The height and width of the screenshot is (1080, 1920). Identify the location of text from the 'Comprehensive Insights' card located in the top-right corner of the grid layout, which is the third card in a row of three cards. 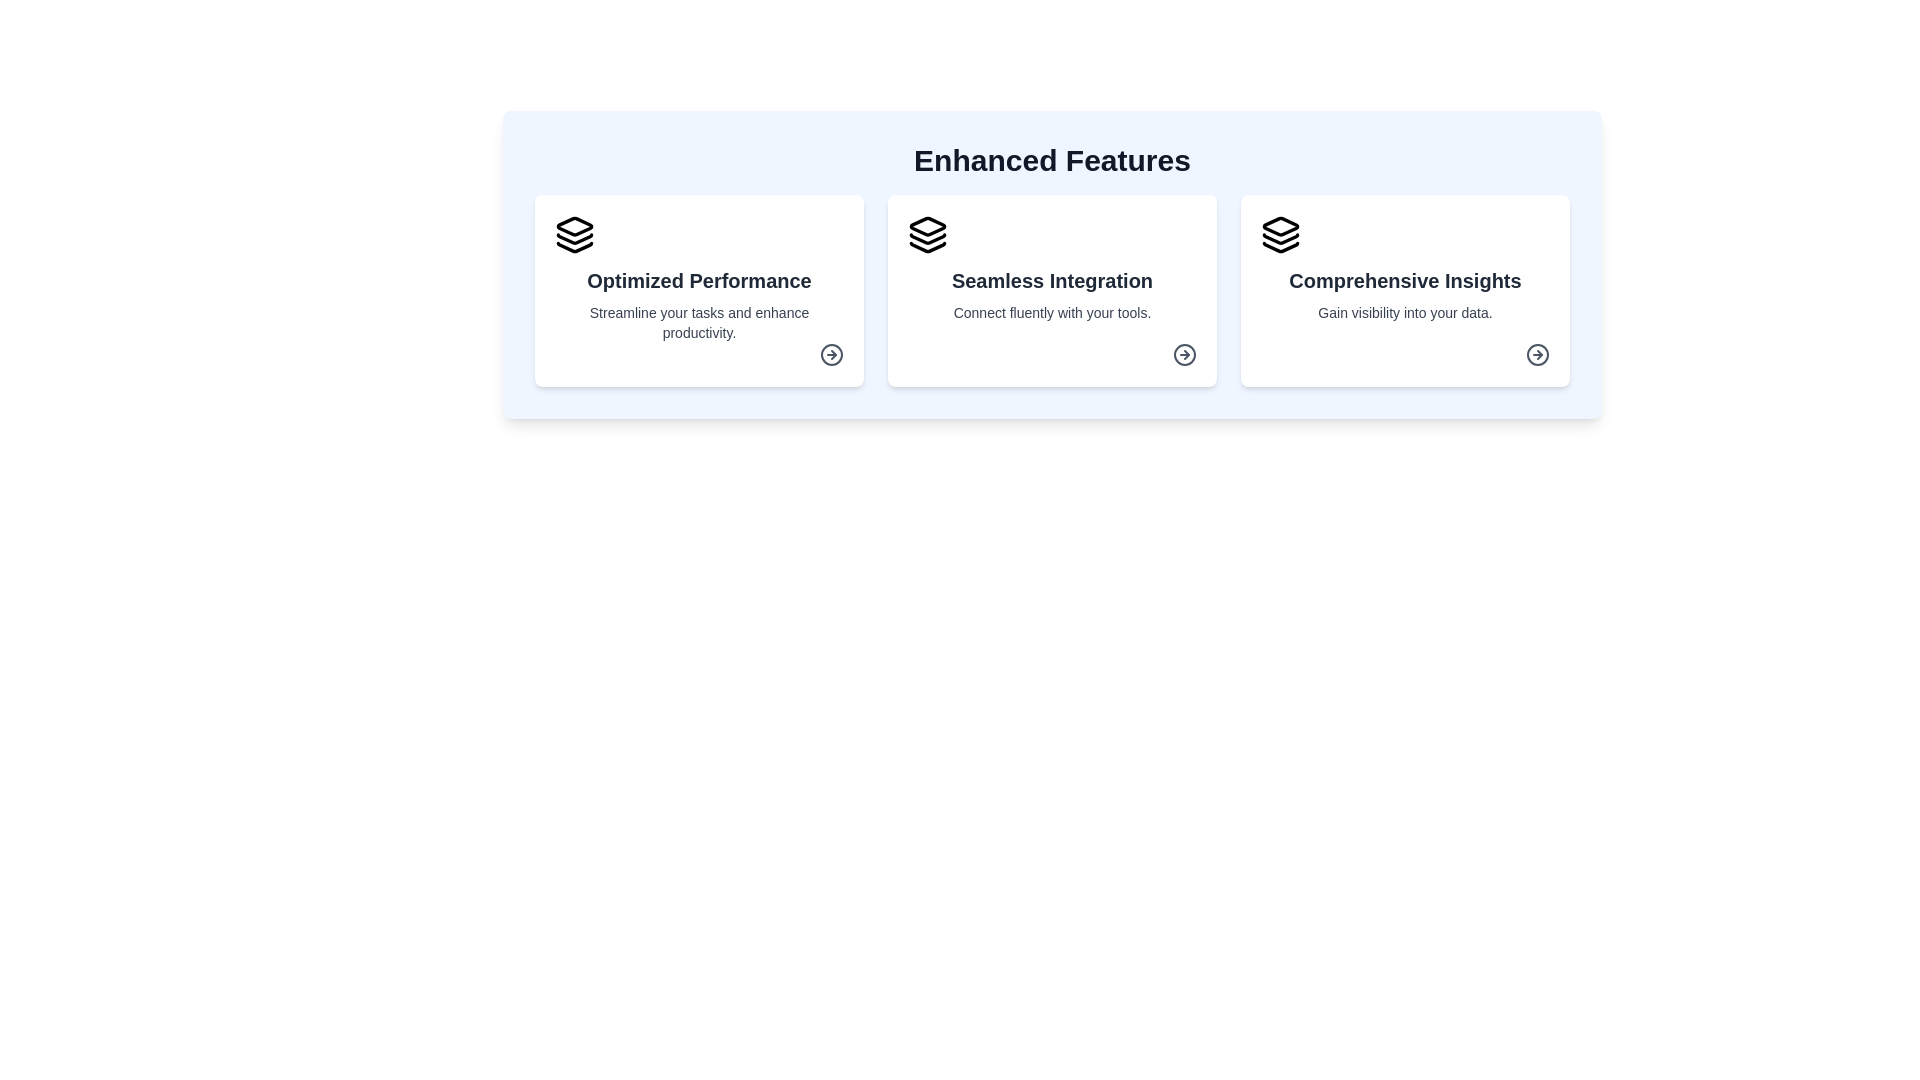
(1404, 290).